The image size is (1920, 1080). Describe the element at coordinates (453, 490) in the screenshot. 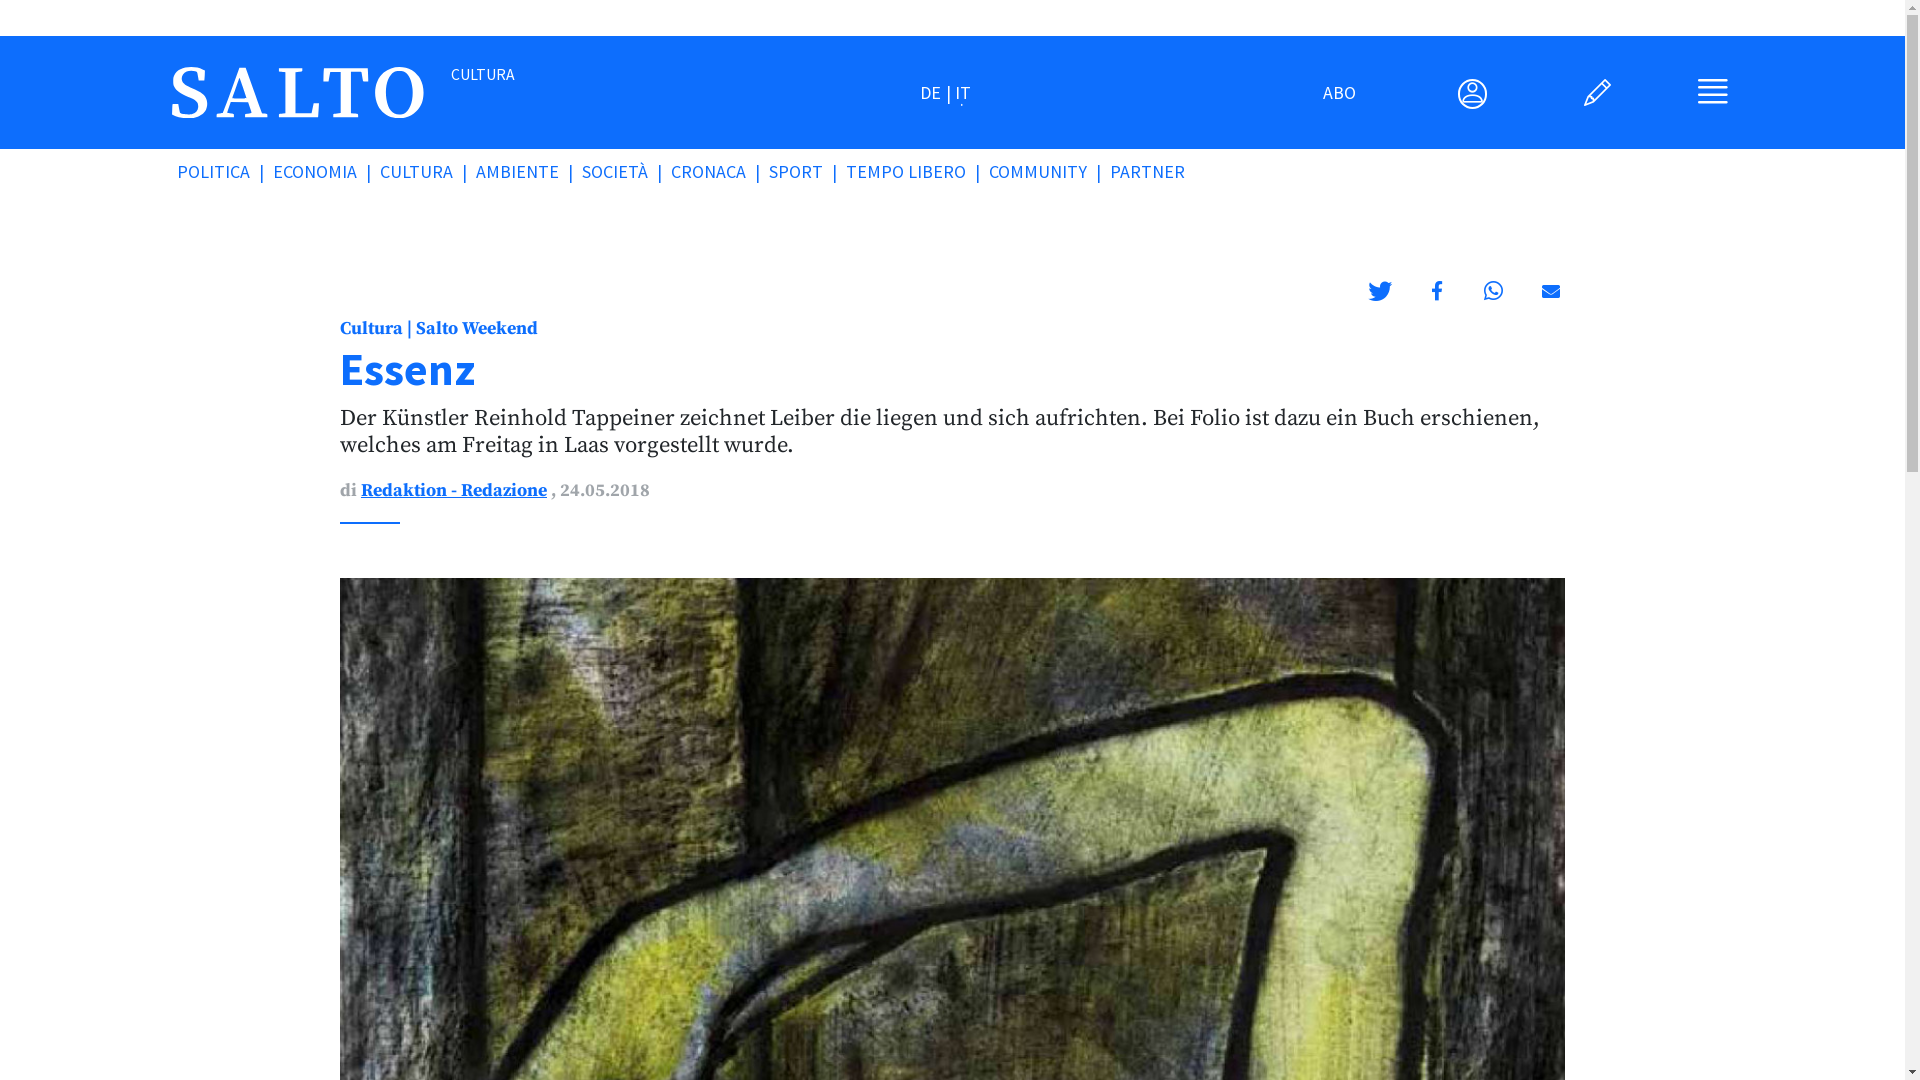

I see `'Redaktion - Redazione'` at that location.